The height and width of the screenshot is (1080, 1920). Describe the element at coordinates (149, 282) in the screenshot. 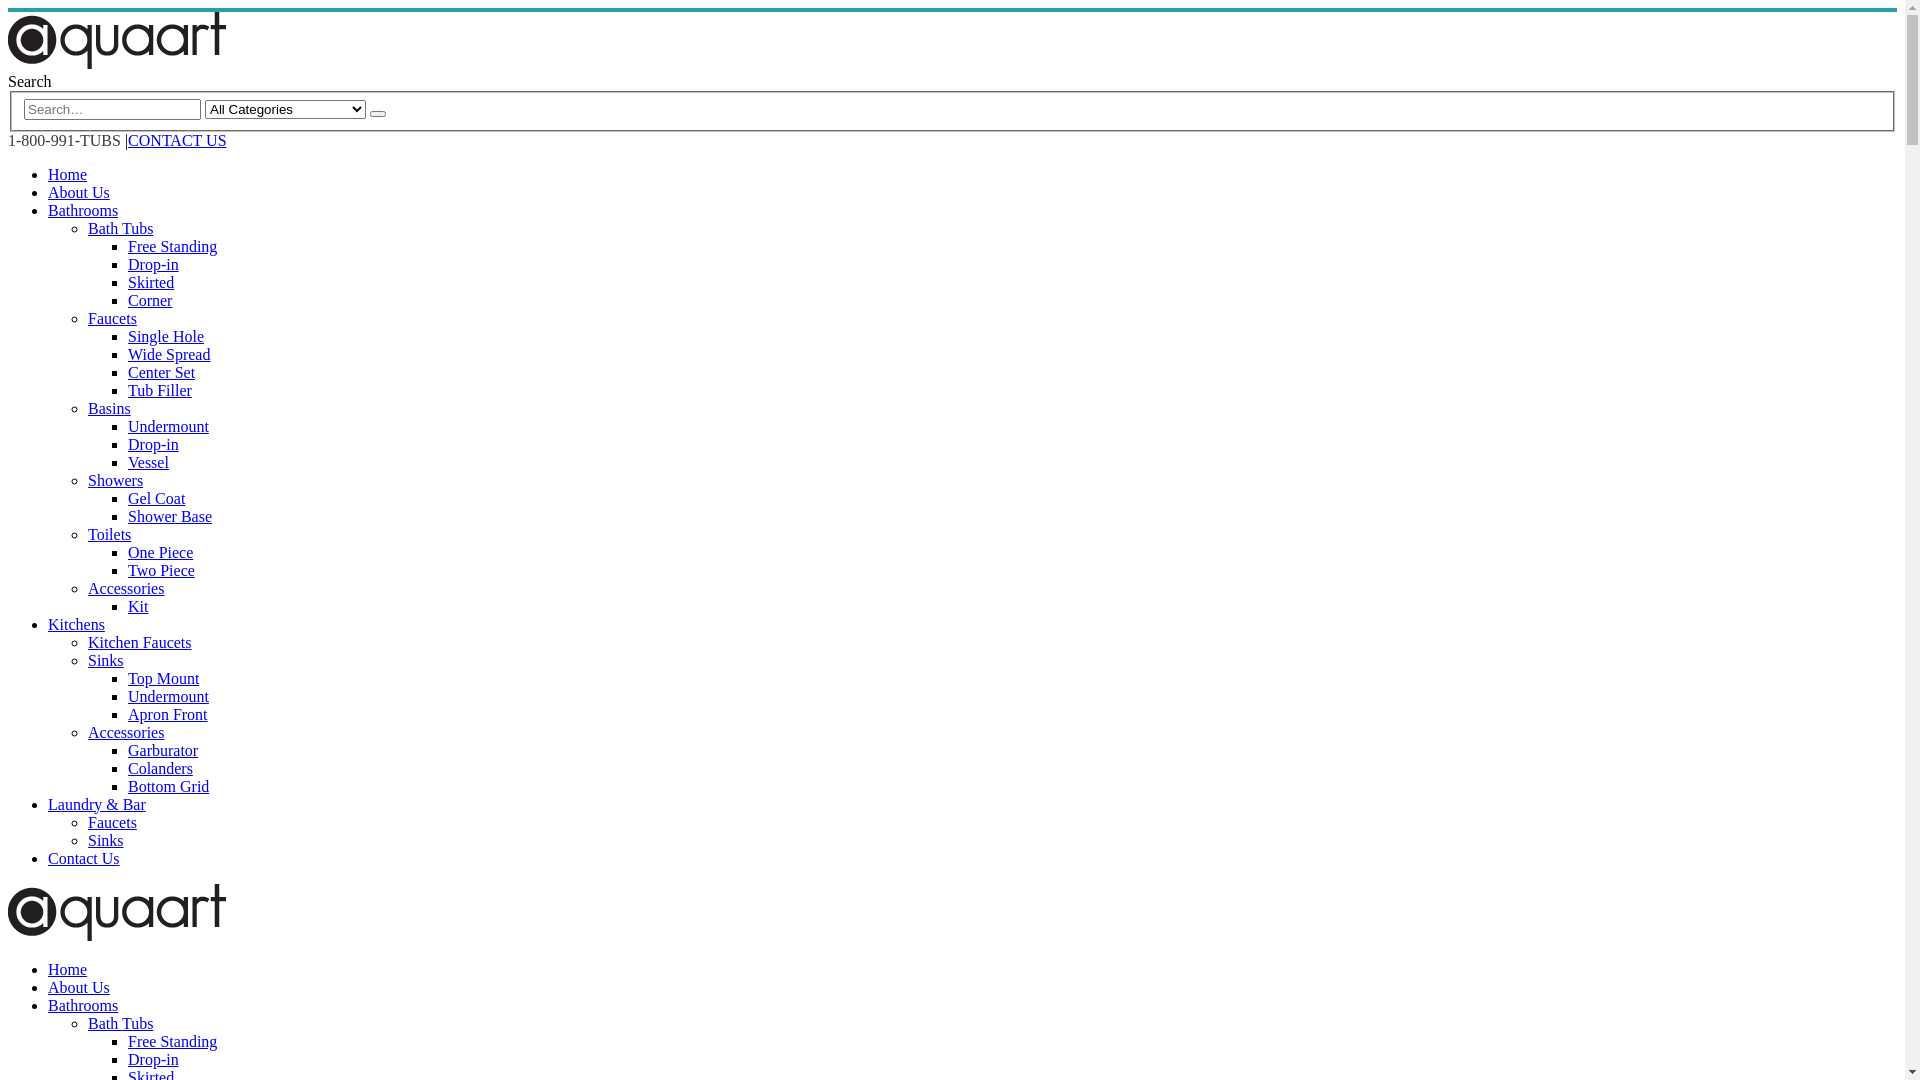

I see `'Skirted'` at that location.